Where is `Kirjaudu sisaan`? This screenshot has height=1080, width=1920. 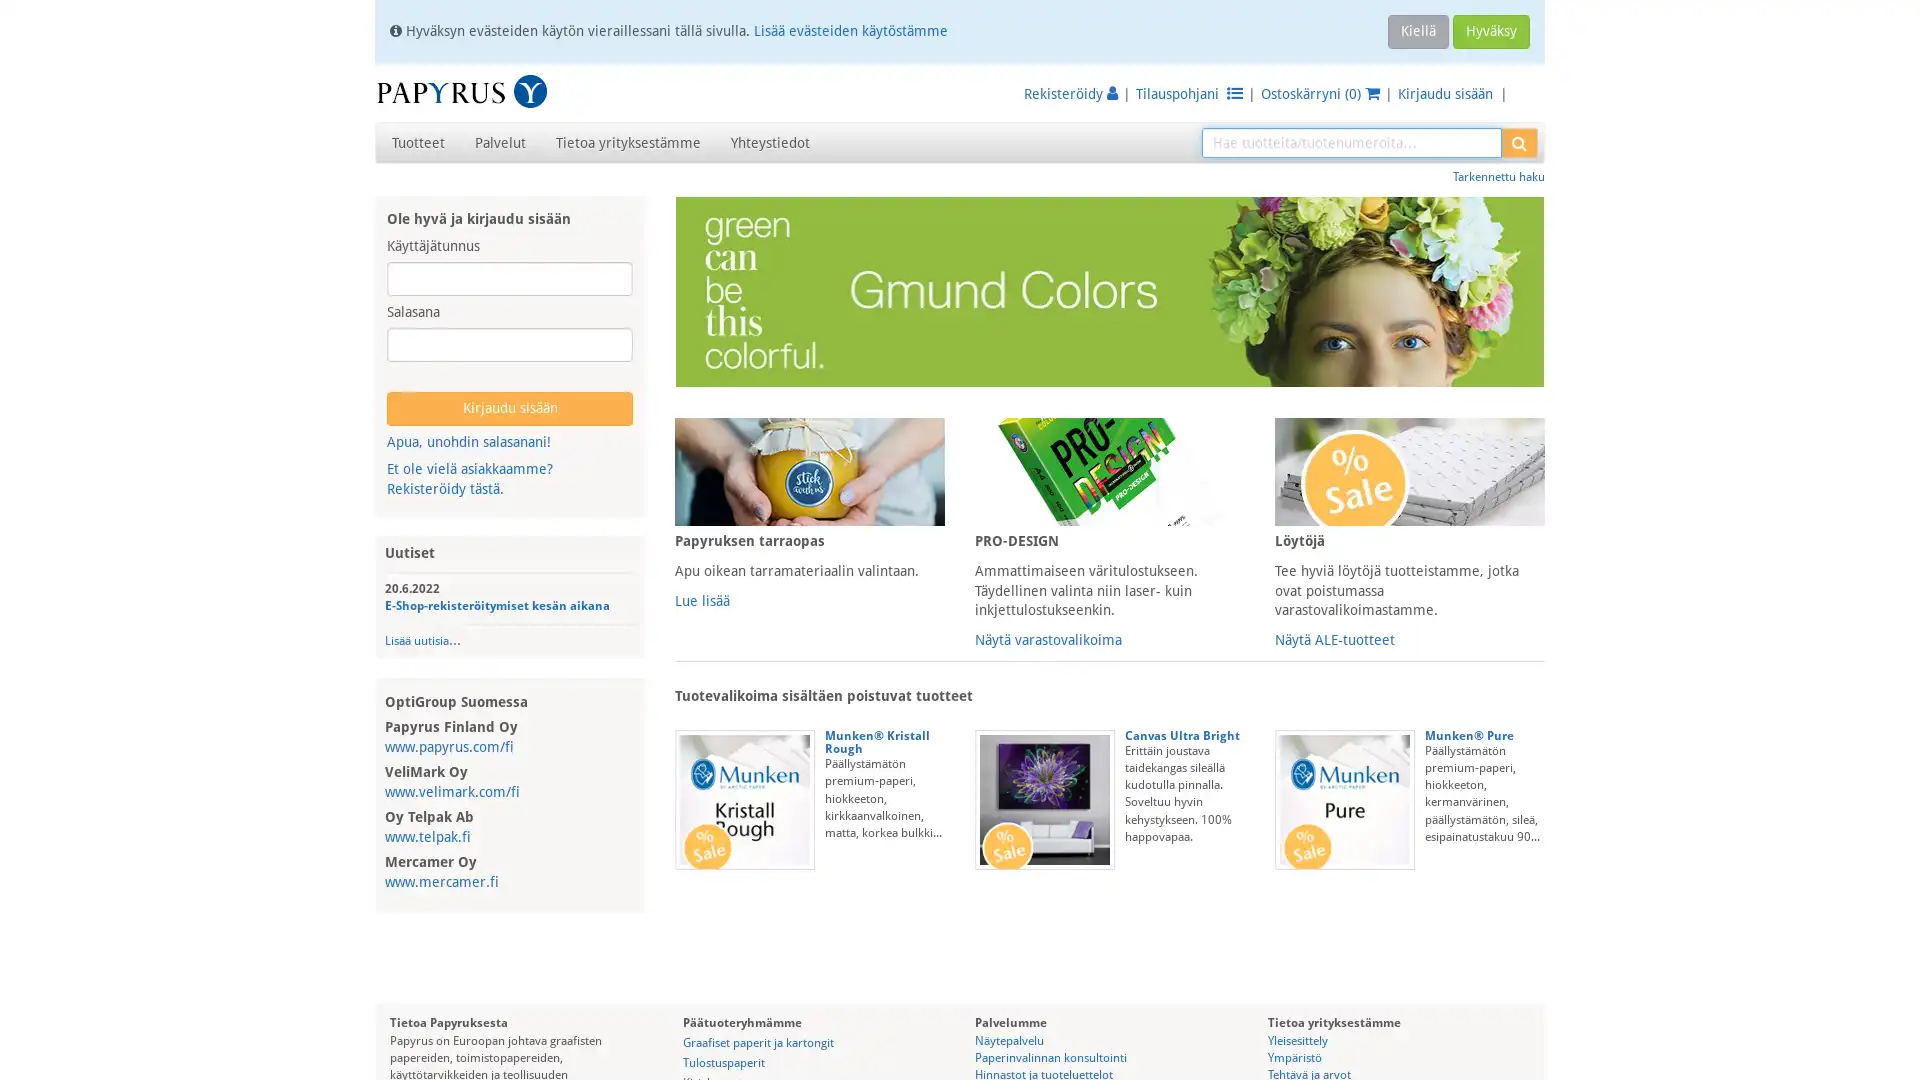 Kirjaudu sisaan is located at coordinates (509, 407).